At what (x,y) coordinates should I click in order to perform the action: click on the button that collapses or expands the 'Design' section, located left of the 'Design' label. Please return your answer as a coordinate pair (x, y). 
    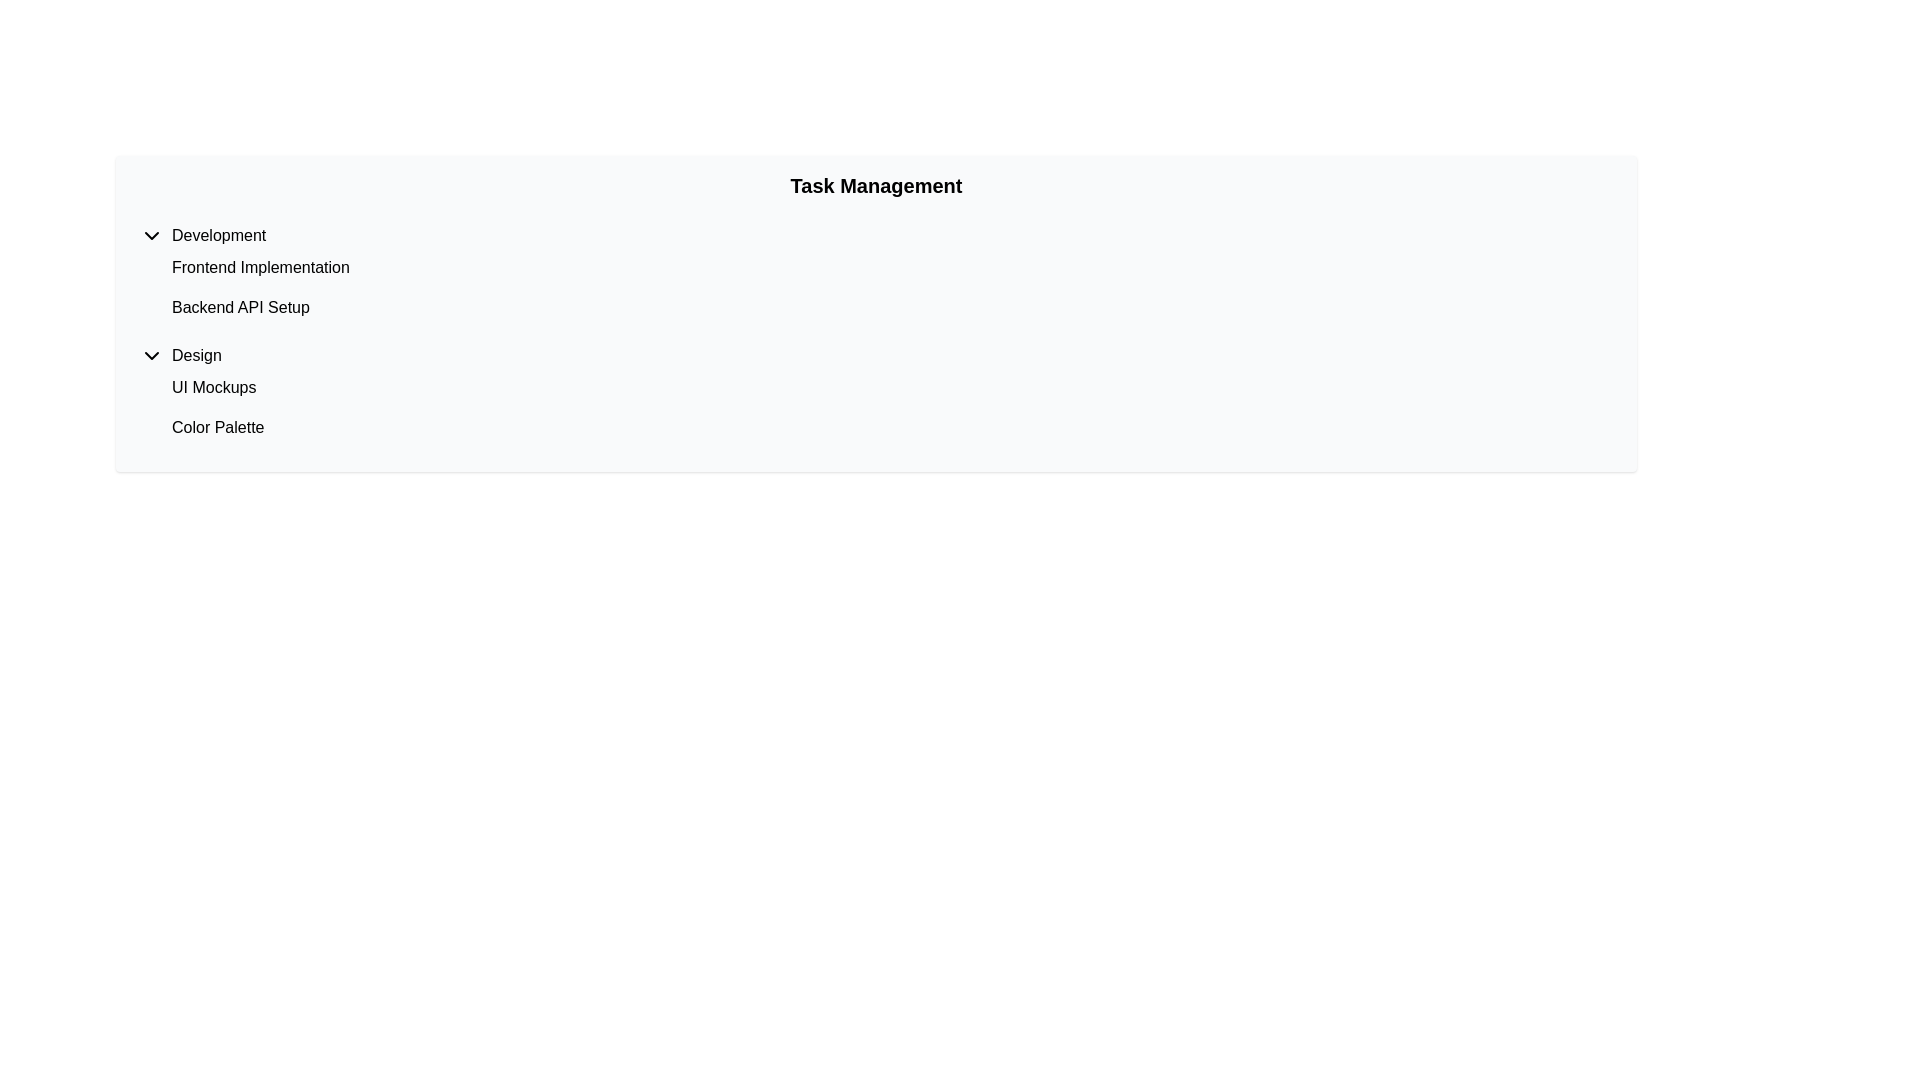
    Looking at the image, I should click on (151, 354).